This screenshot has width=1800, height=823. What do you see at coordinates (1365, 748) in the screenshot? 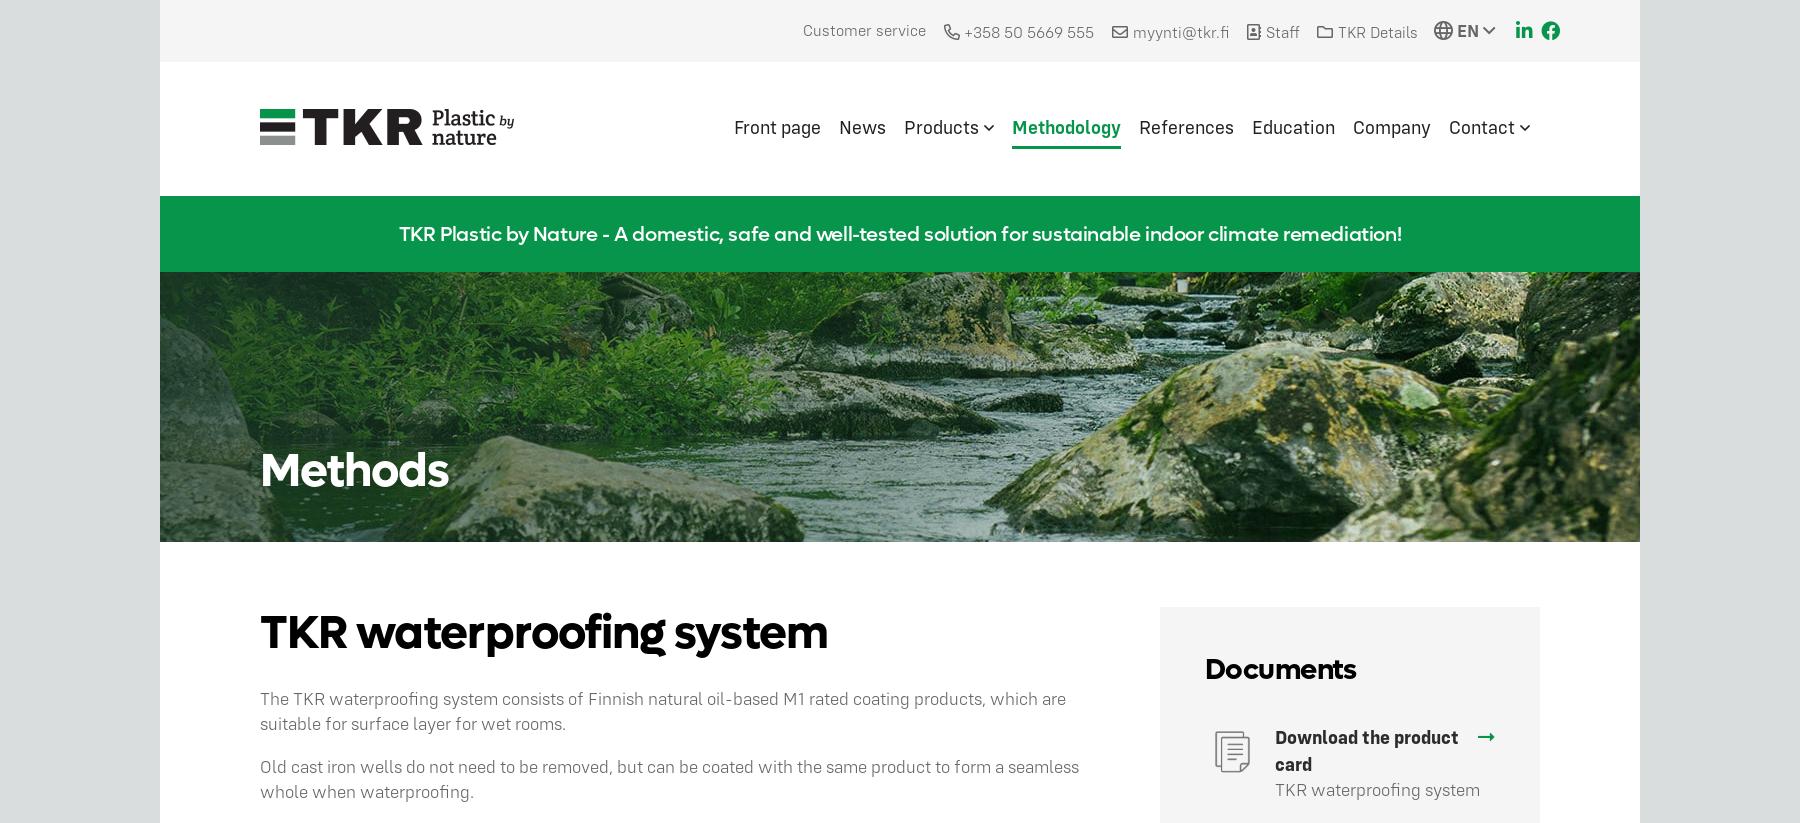
I see `'Download the product card'` at bounding box center [1365, 748].